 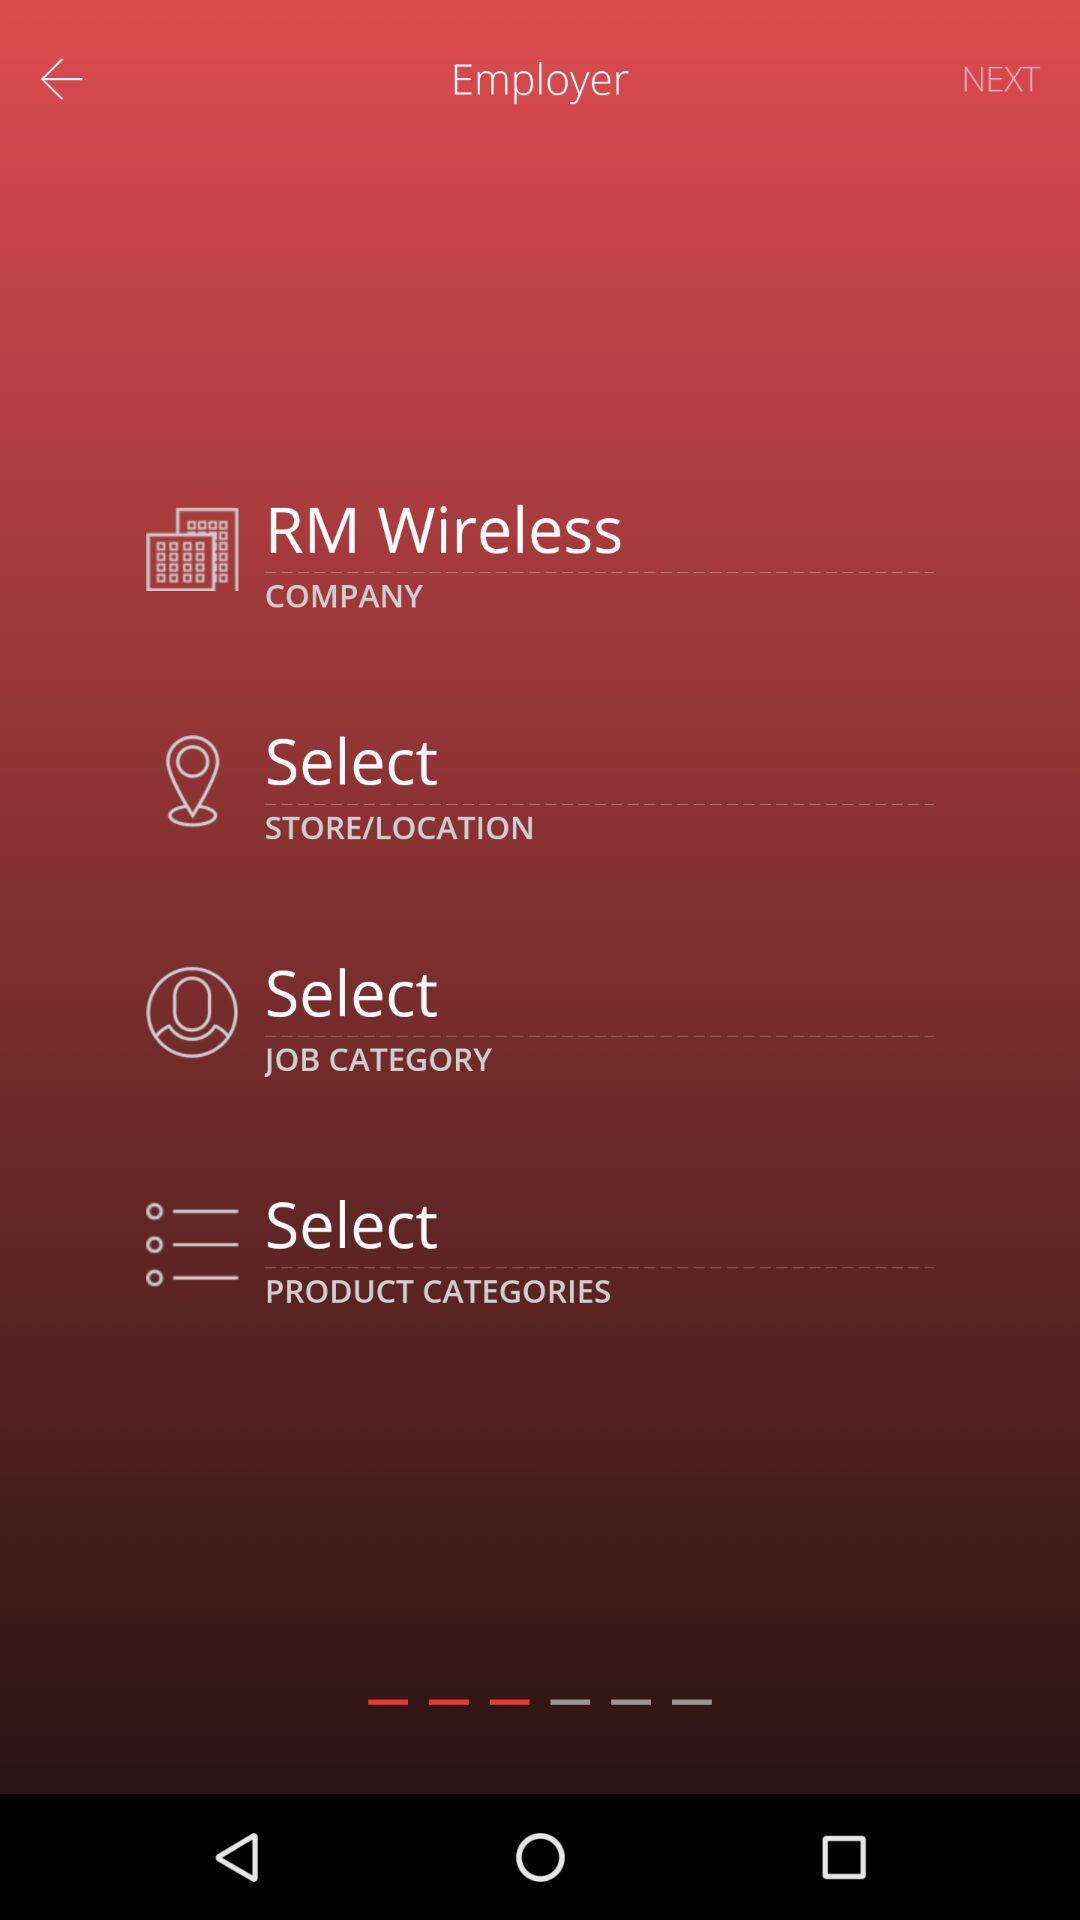 I want to click on job category drop down box, so click(x=598, y=991).